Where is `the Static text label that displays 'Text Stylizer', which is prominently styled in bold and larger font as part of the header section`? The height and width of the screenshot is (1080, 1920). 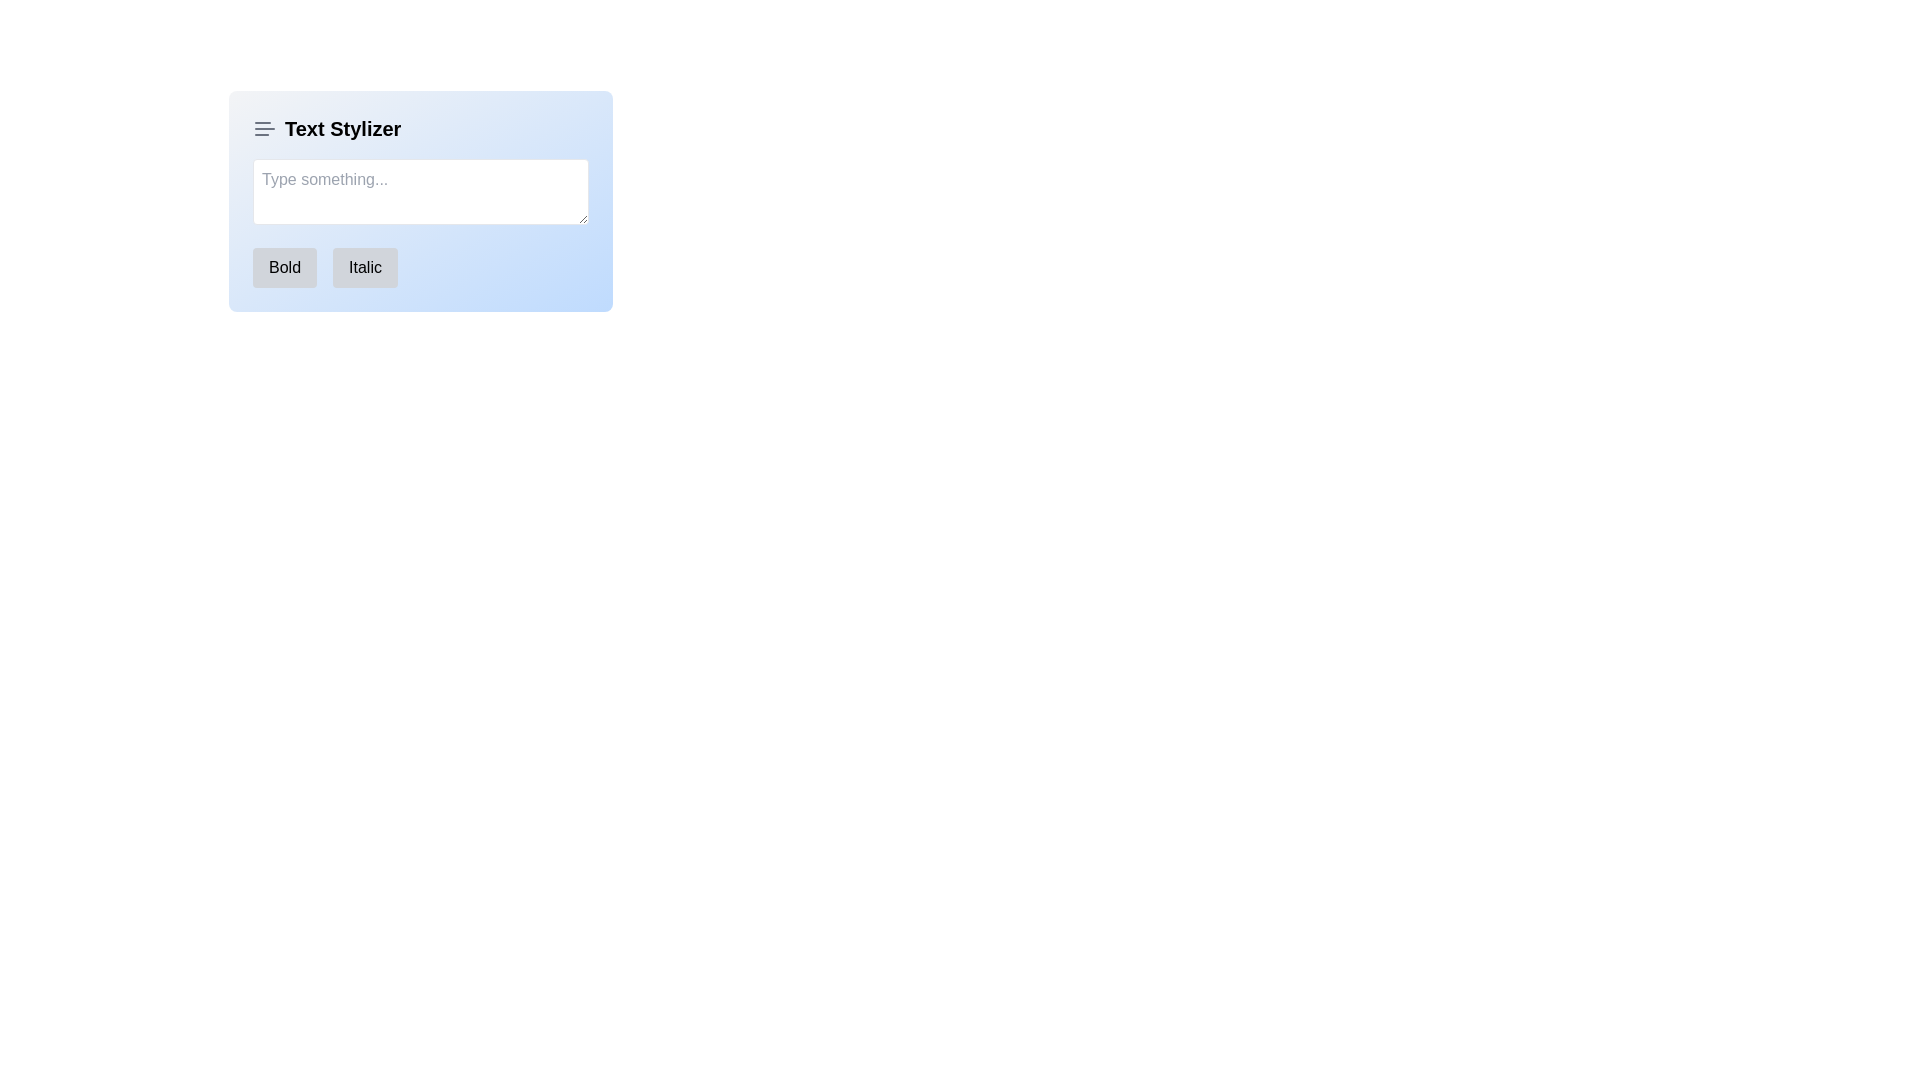
the Static text label that displays 'Text Stylizer', which is prominently styled in bold and larger font as part of the header section is located at coordinates (343, 128).